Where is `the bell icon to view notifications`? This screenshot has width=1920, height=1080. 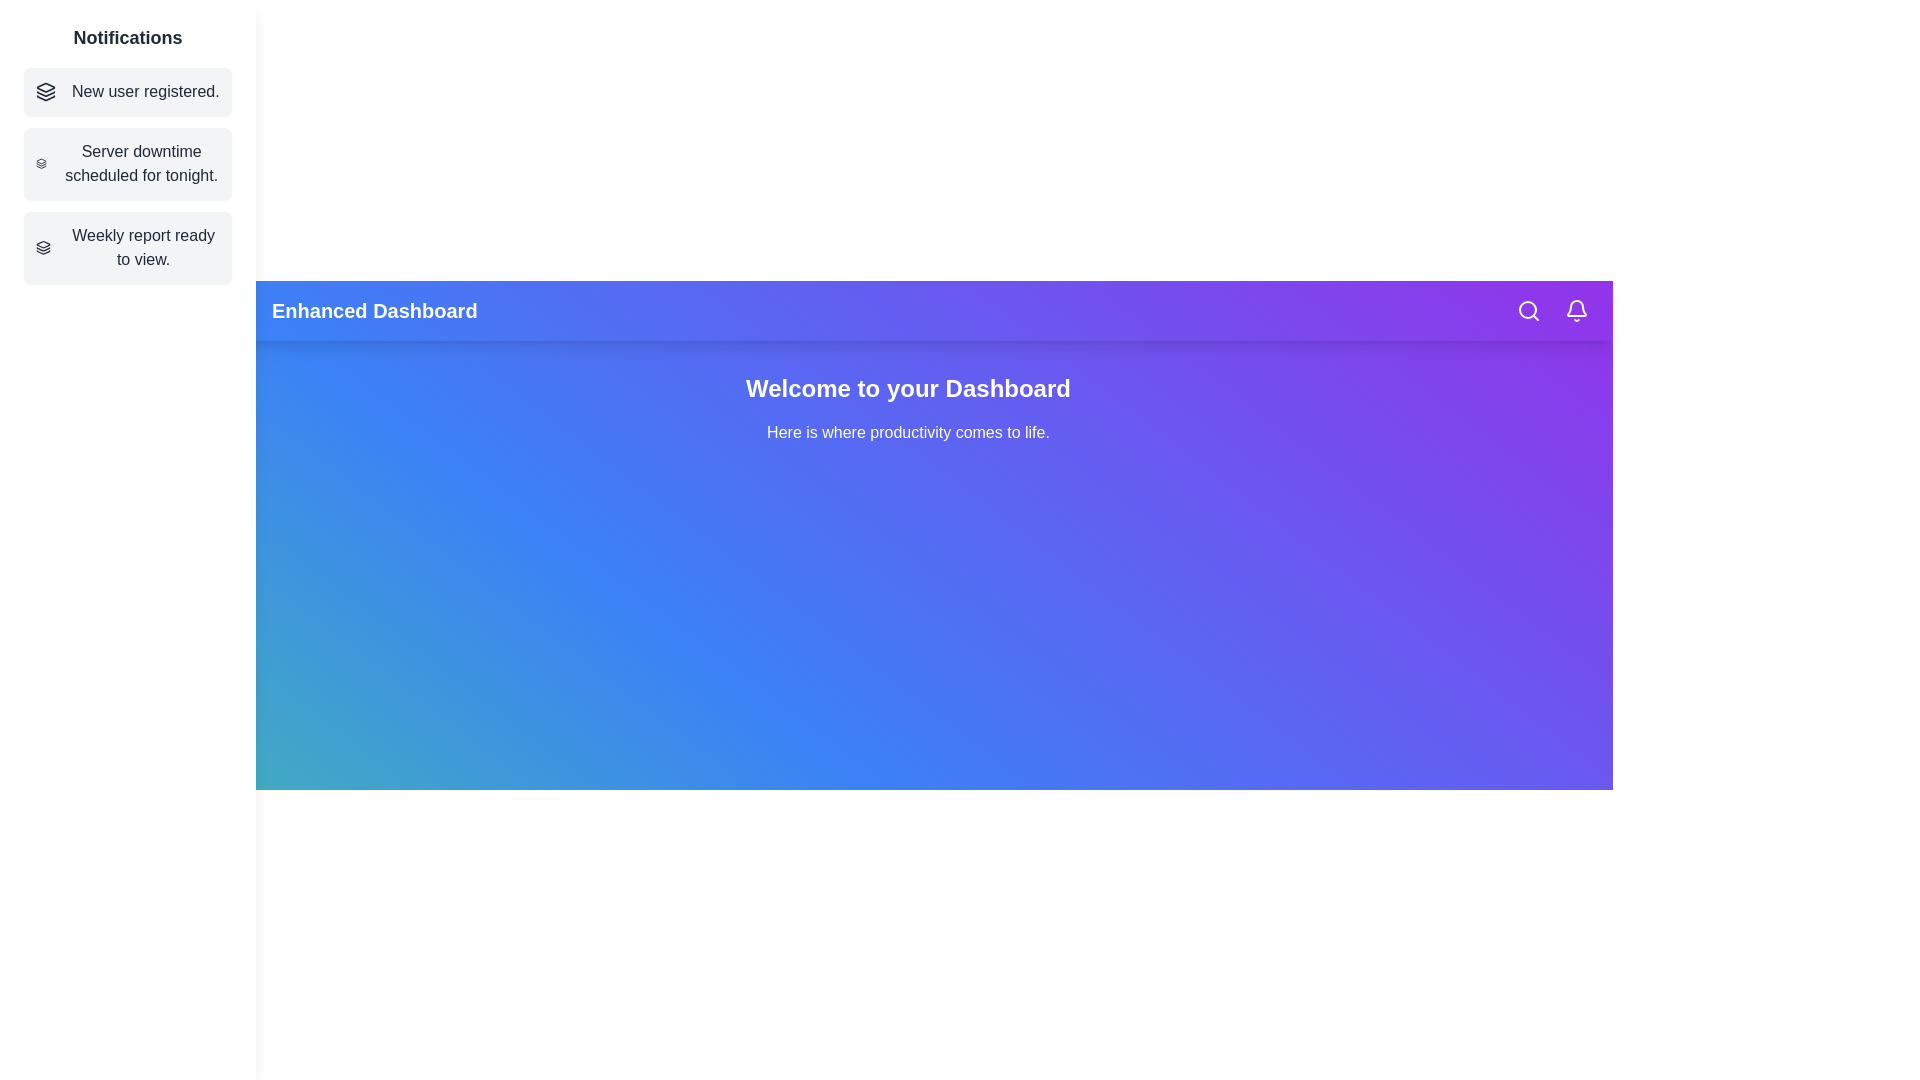
the bell icon to view notifications is located at coordinates (1576, 311).